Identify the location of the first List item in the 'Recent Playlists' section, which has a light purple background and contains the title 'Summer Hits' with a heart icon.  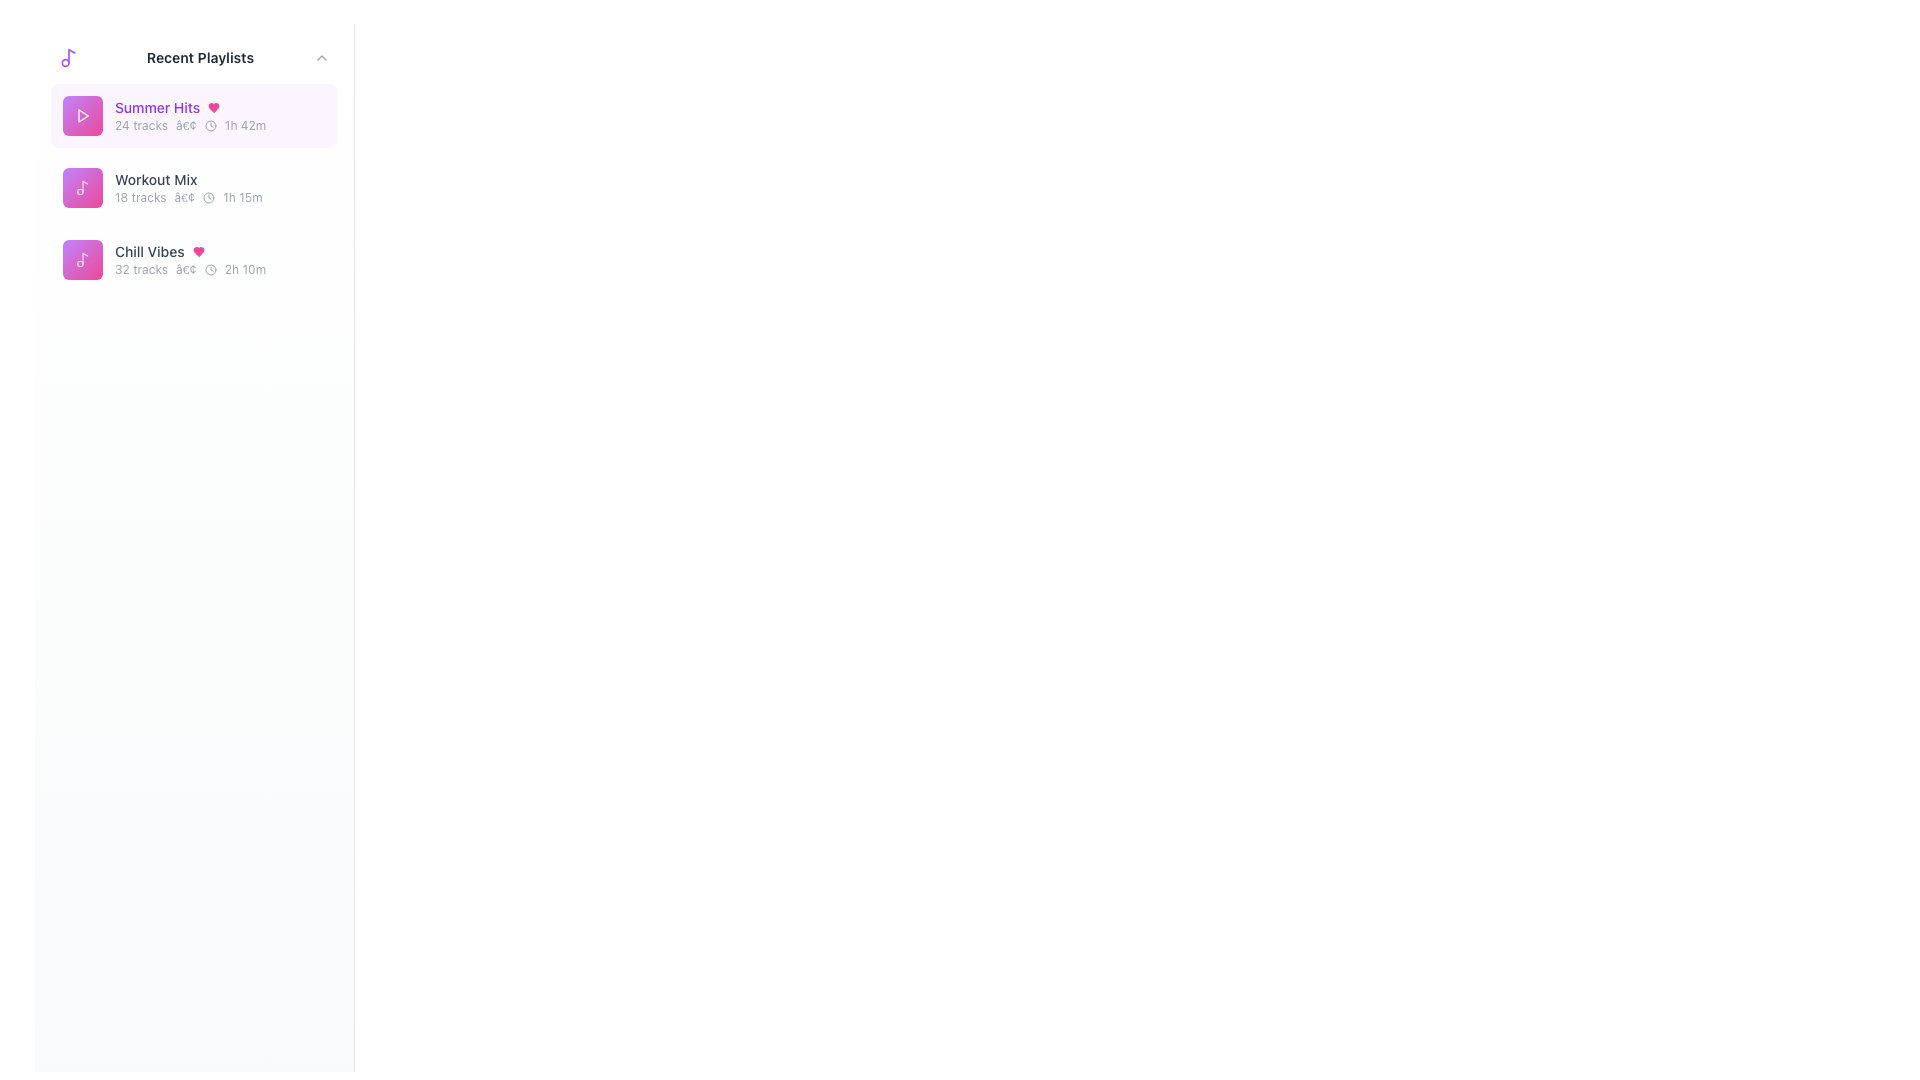
(194, 115).